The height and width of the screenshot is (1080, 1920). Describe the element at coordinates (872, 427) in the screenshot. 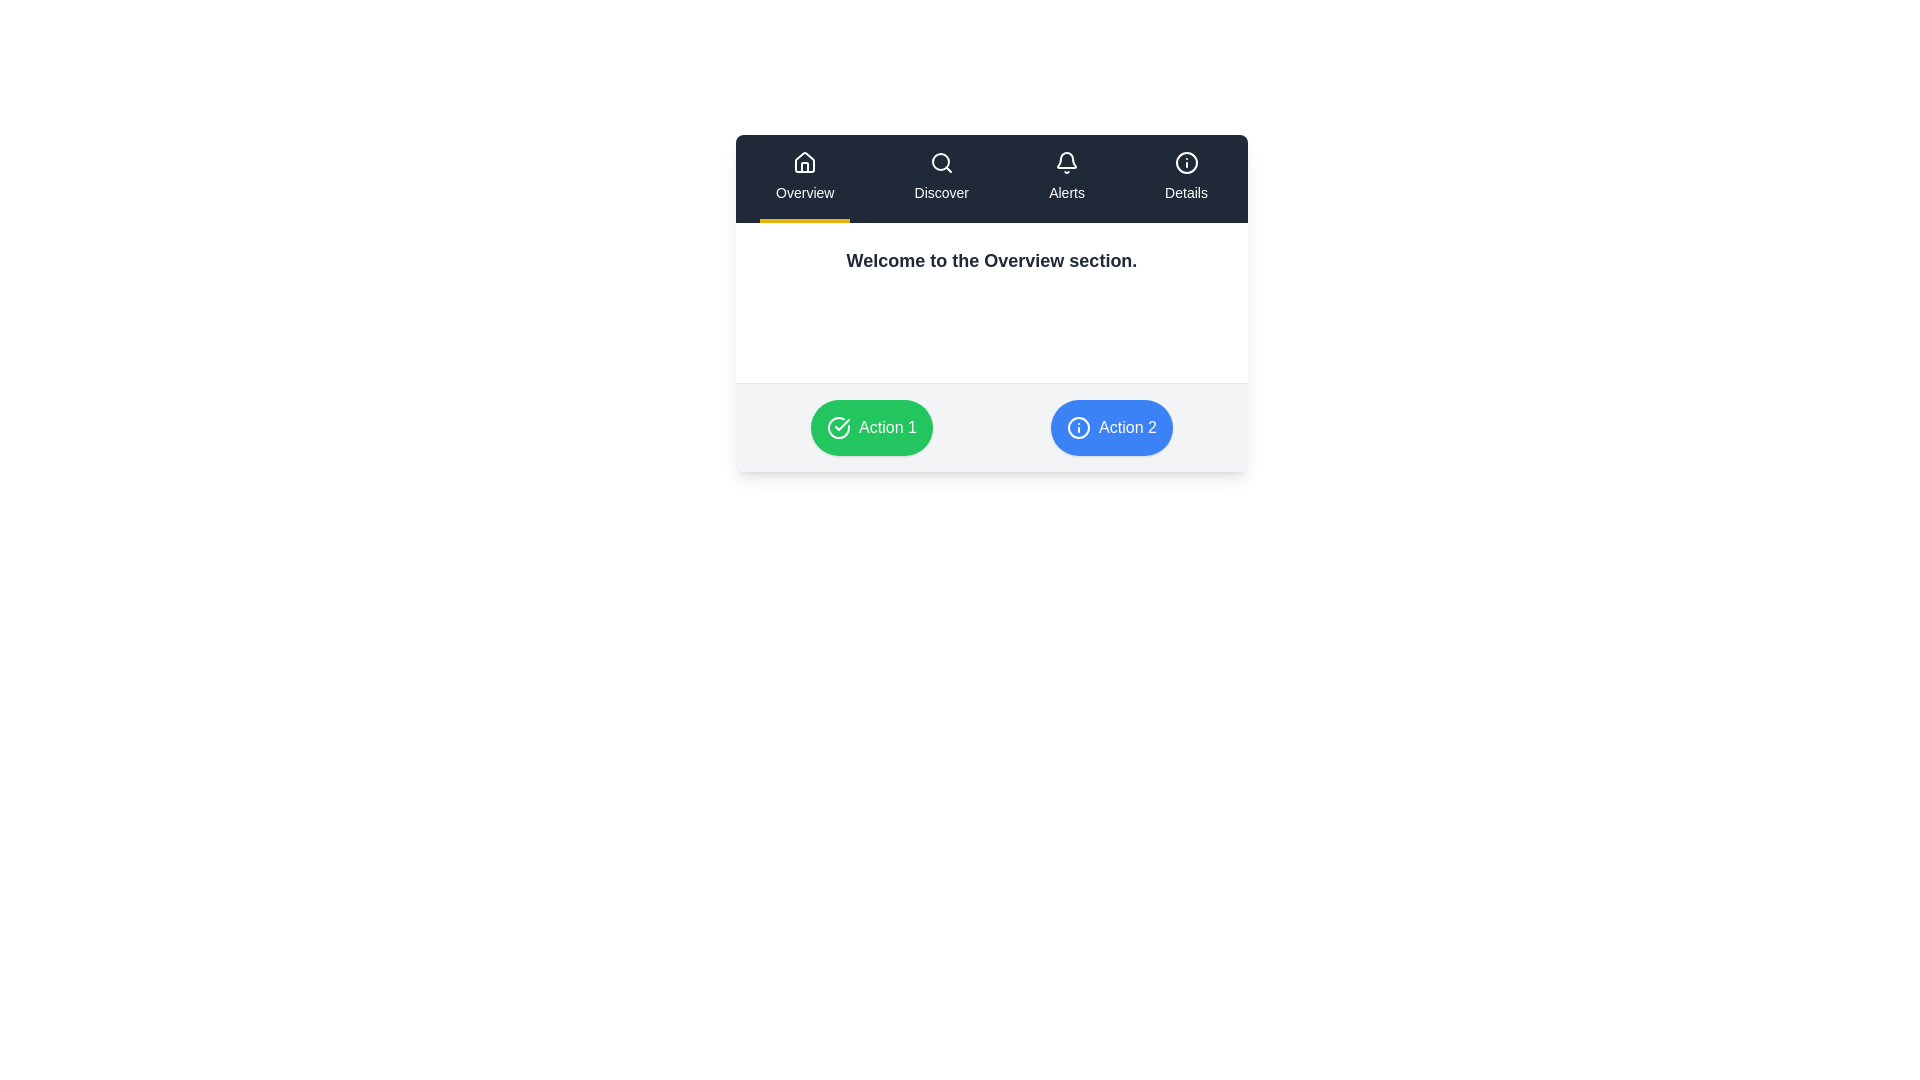

I see `the circular green button labeled 'Action 1' with a white check mark icon` at that location.